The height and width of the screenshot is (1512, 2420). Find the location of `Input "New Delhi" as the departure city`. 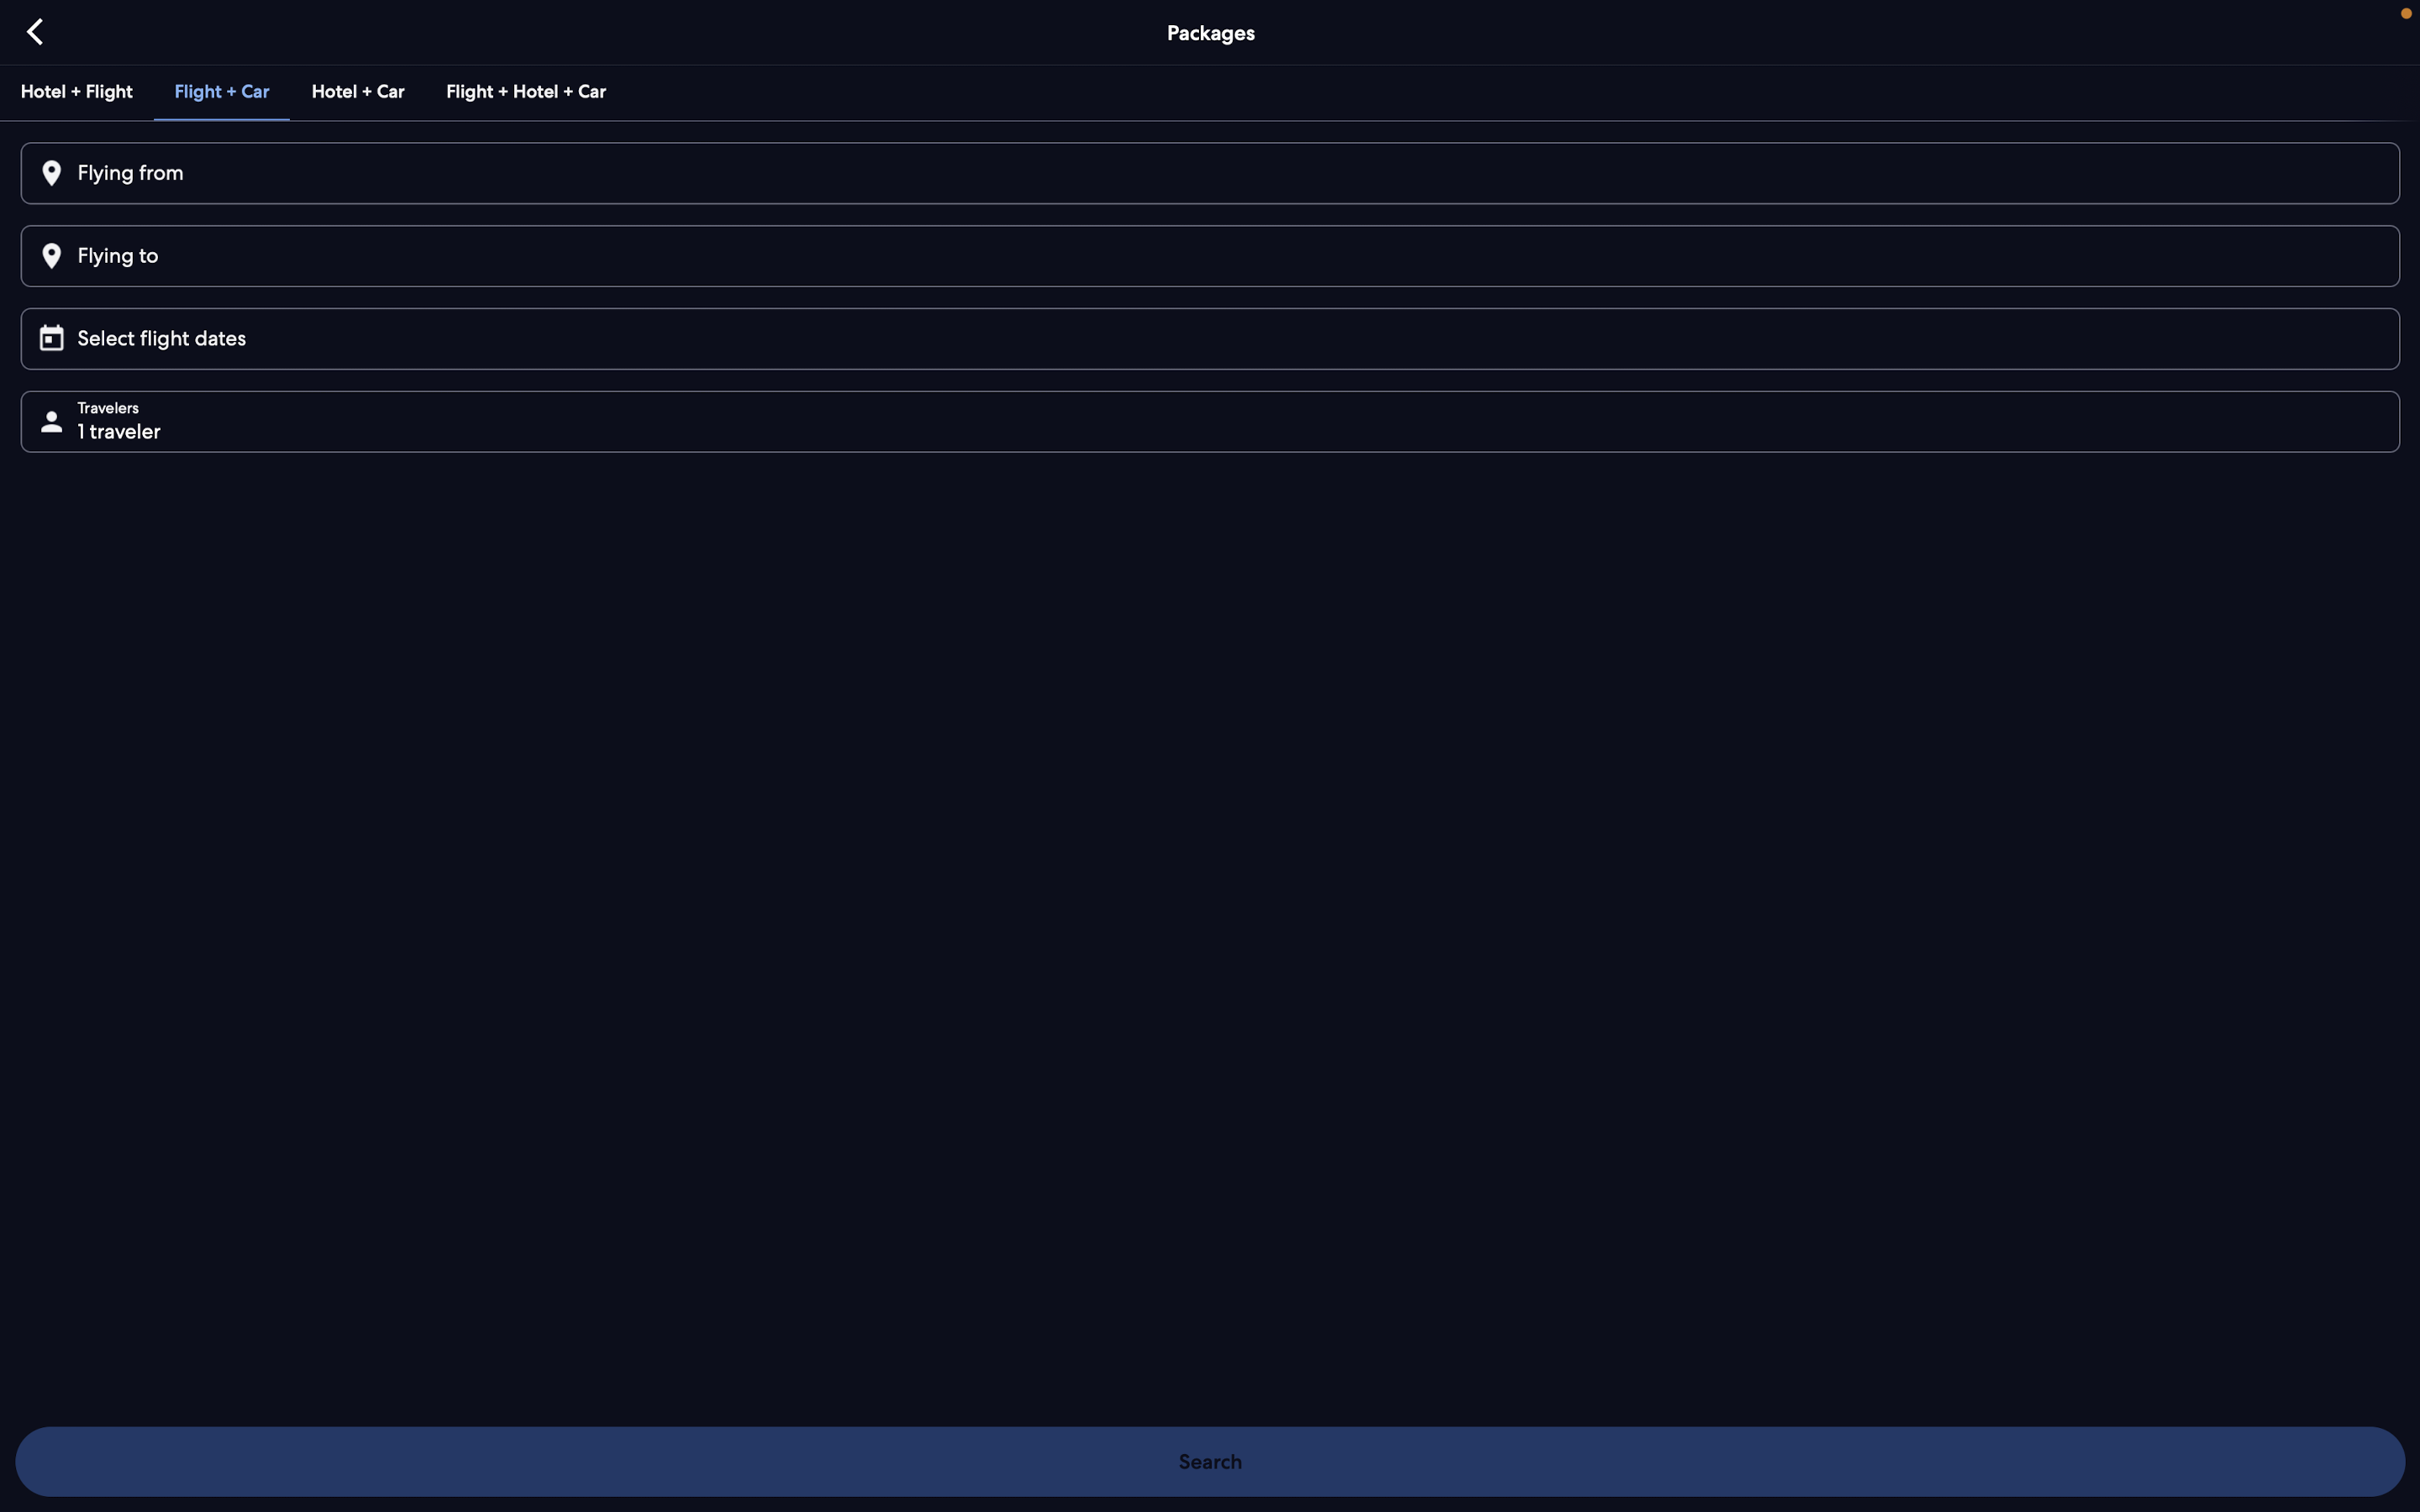

Input "New Delhi" as the departure city is located at coordinates (1207, 174).